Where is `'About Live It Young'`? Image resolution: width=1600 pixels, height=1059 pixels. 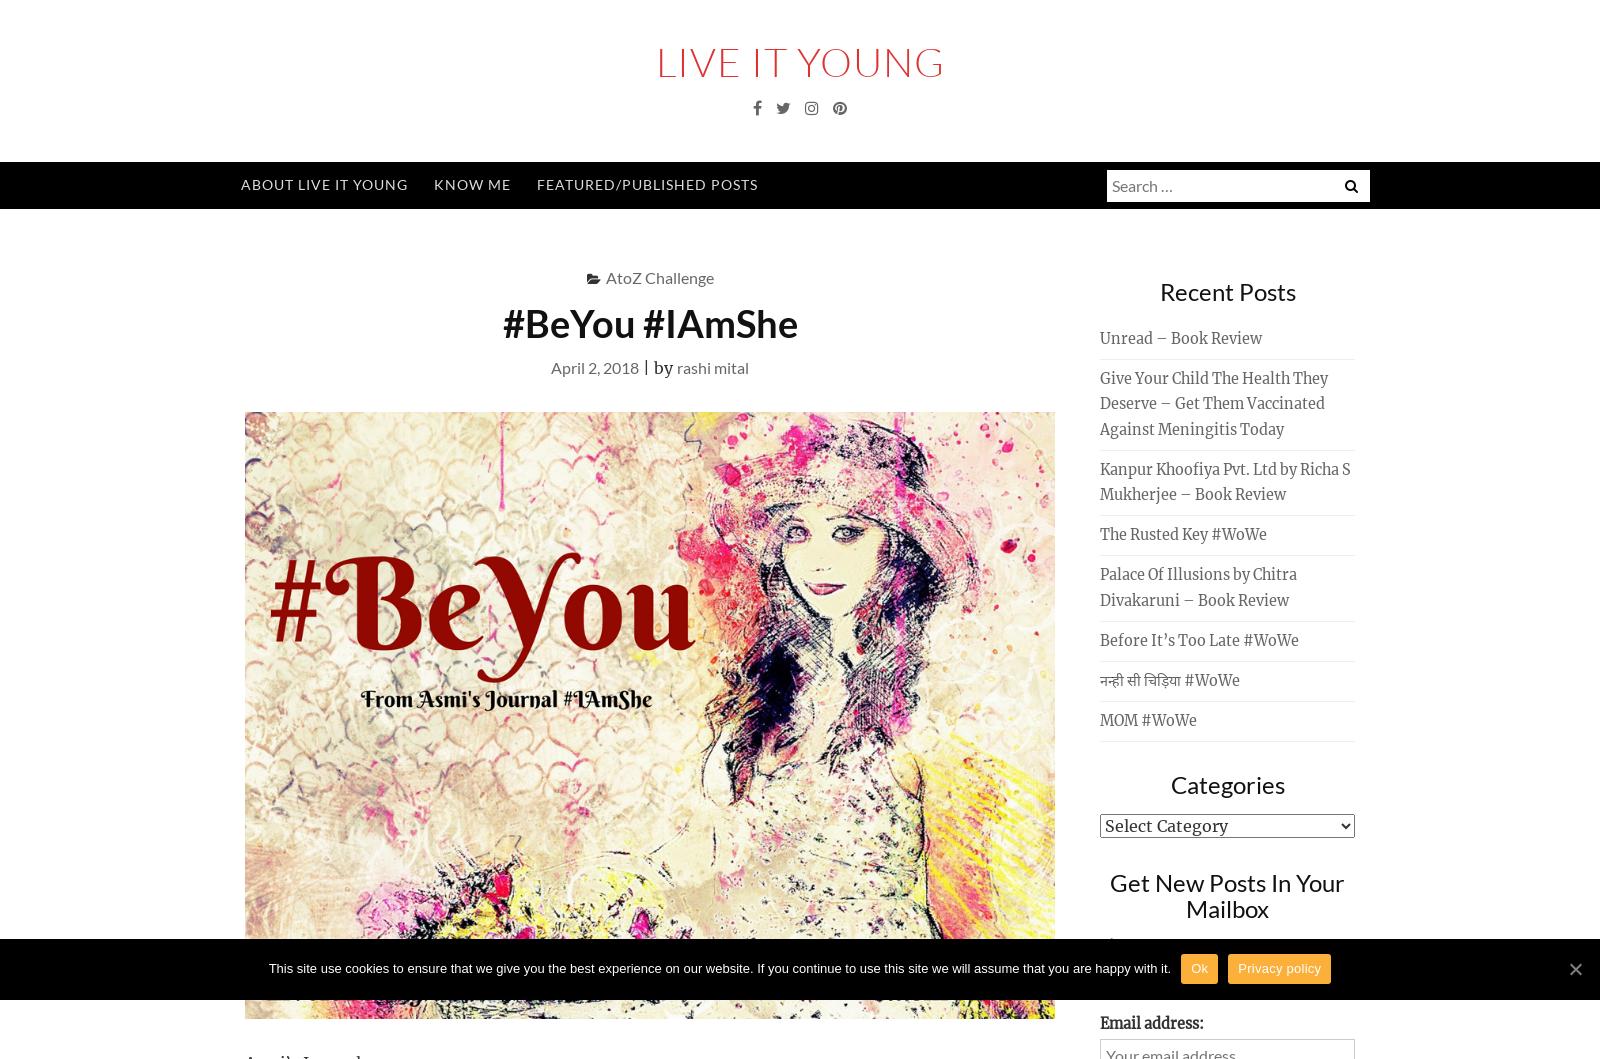
'About Live It Young' is located at coordinates (324, 183).